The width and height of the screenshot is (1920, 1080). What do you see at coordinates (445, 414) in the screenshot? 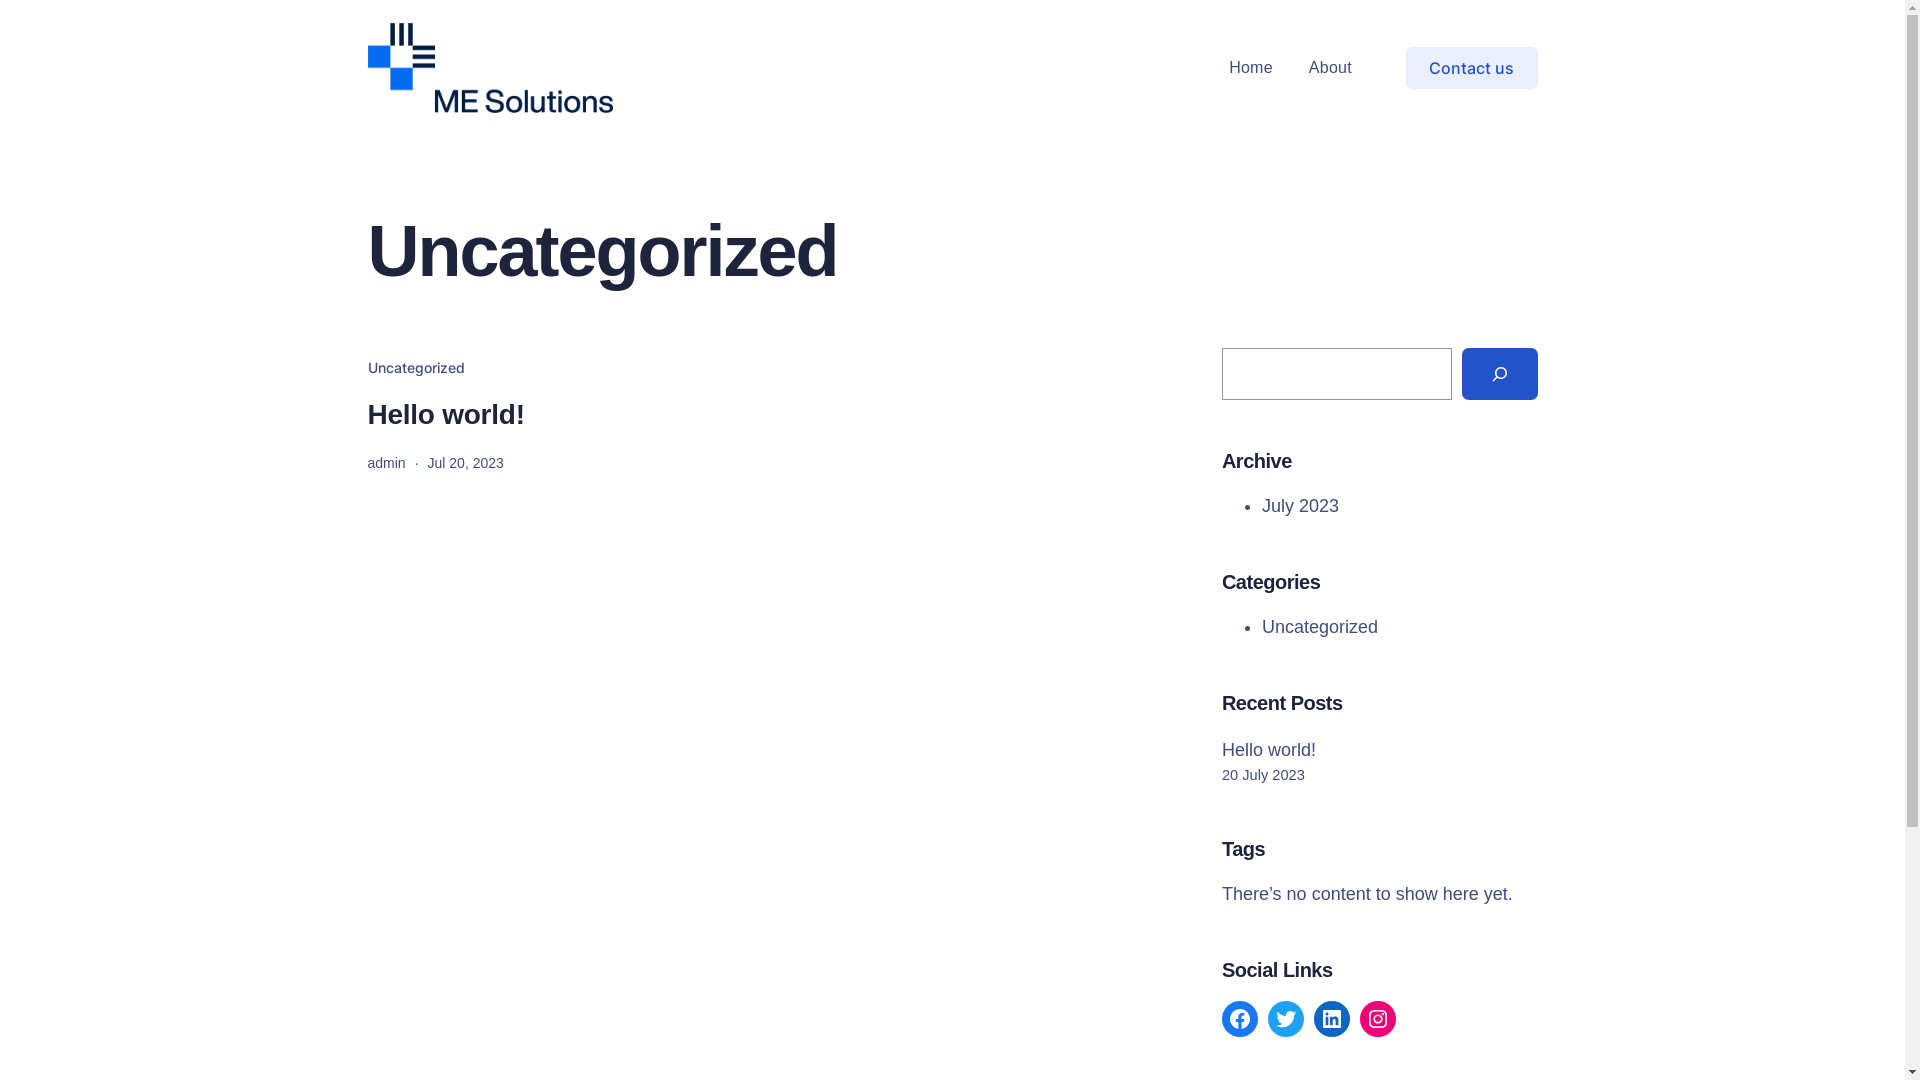
I see `'Hello world!'` at bounding box center [445, 414].